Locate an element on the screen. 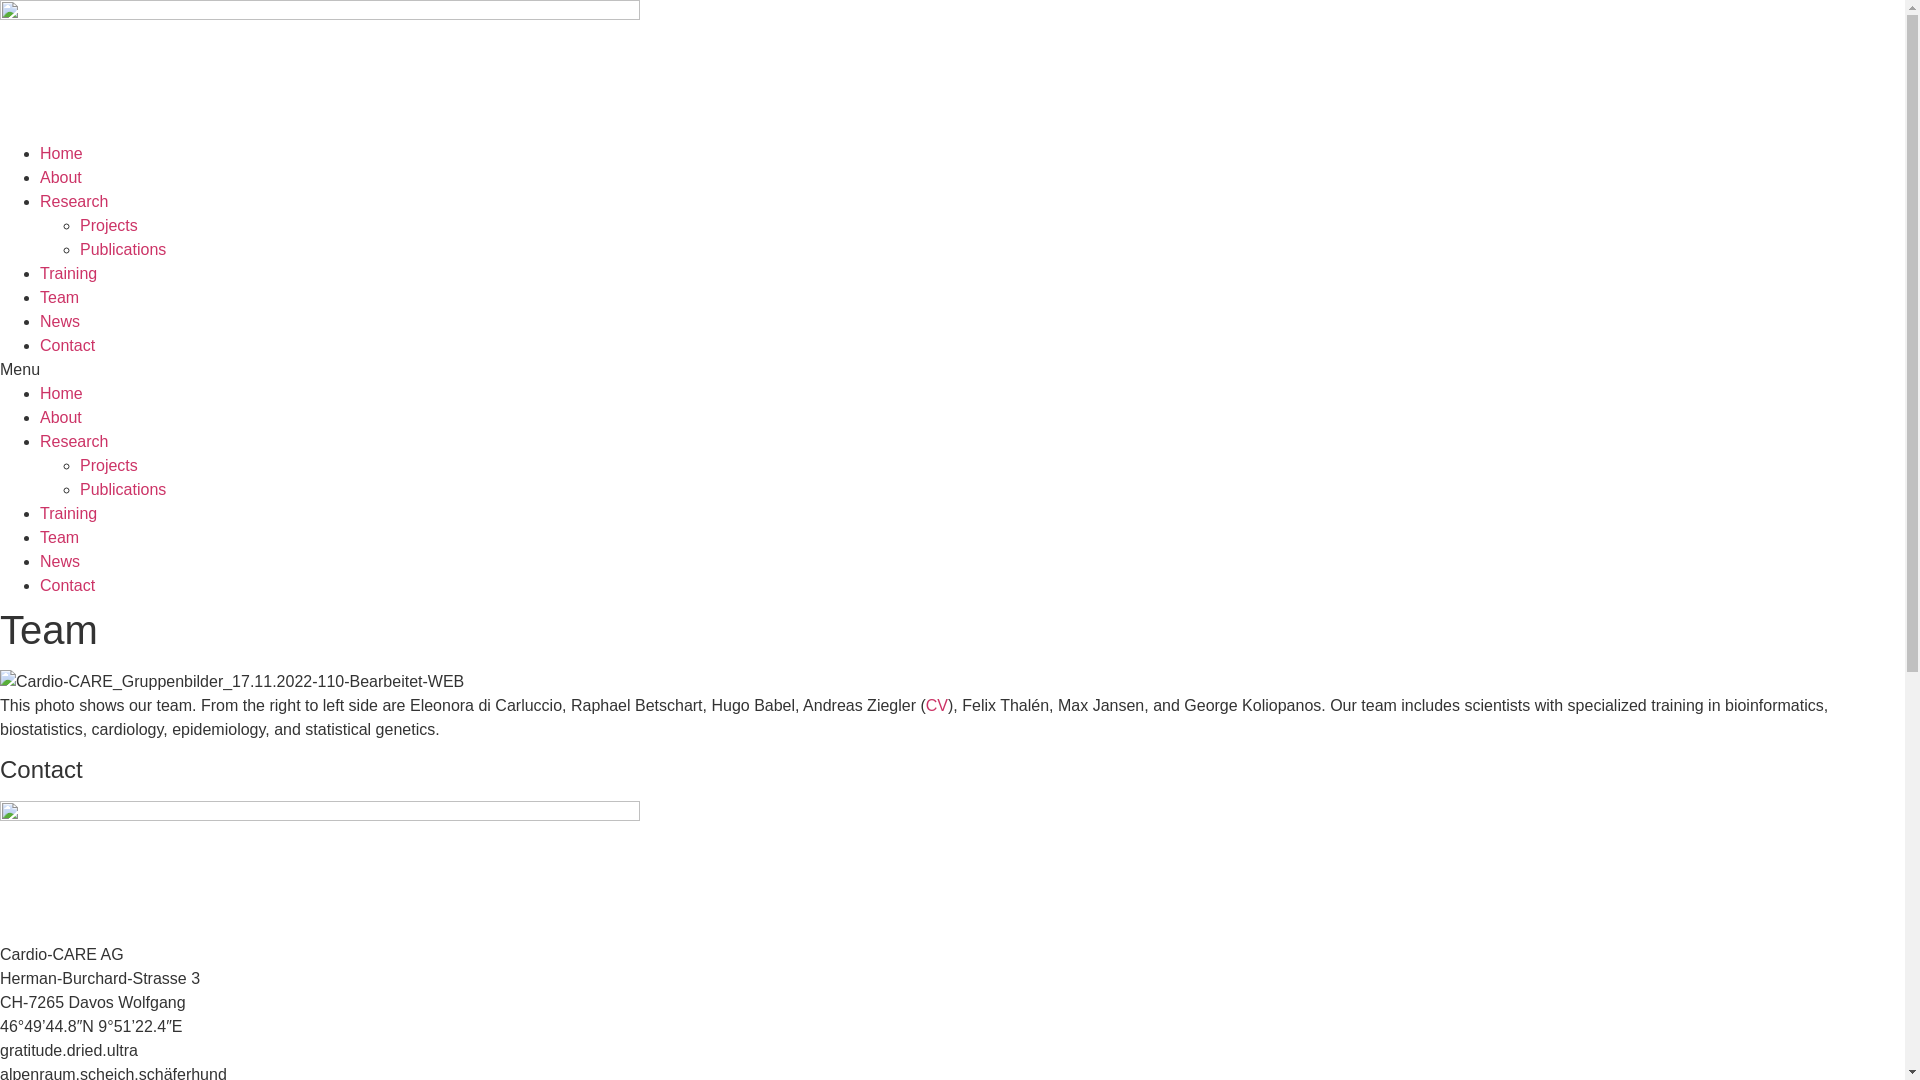 This screenshot has height=1080, width=1920. 'Training' is located at coordinates (68, 512).